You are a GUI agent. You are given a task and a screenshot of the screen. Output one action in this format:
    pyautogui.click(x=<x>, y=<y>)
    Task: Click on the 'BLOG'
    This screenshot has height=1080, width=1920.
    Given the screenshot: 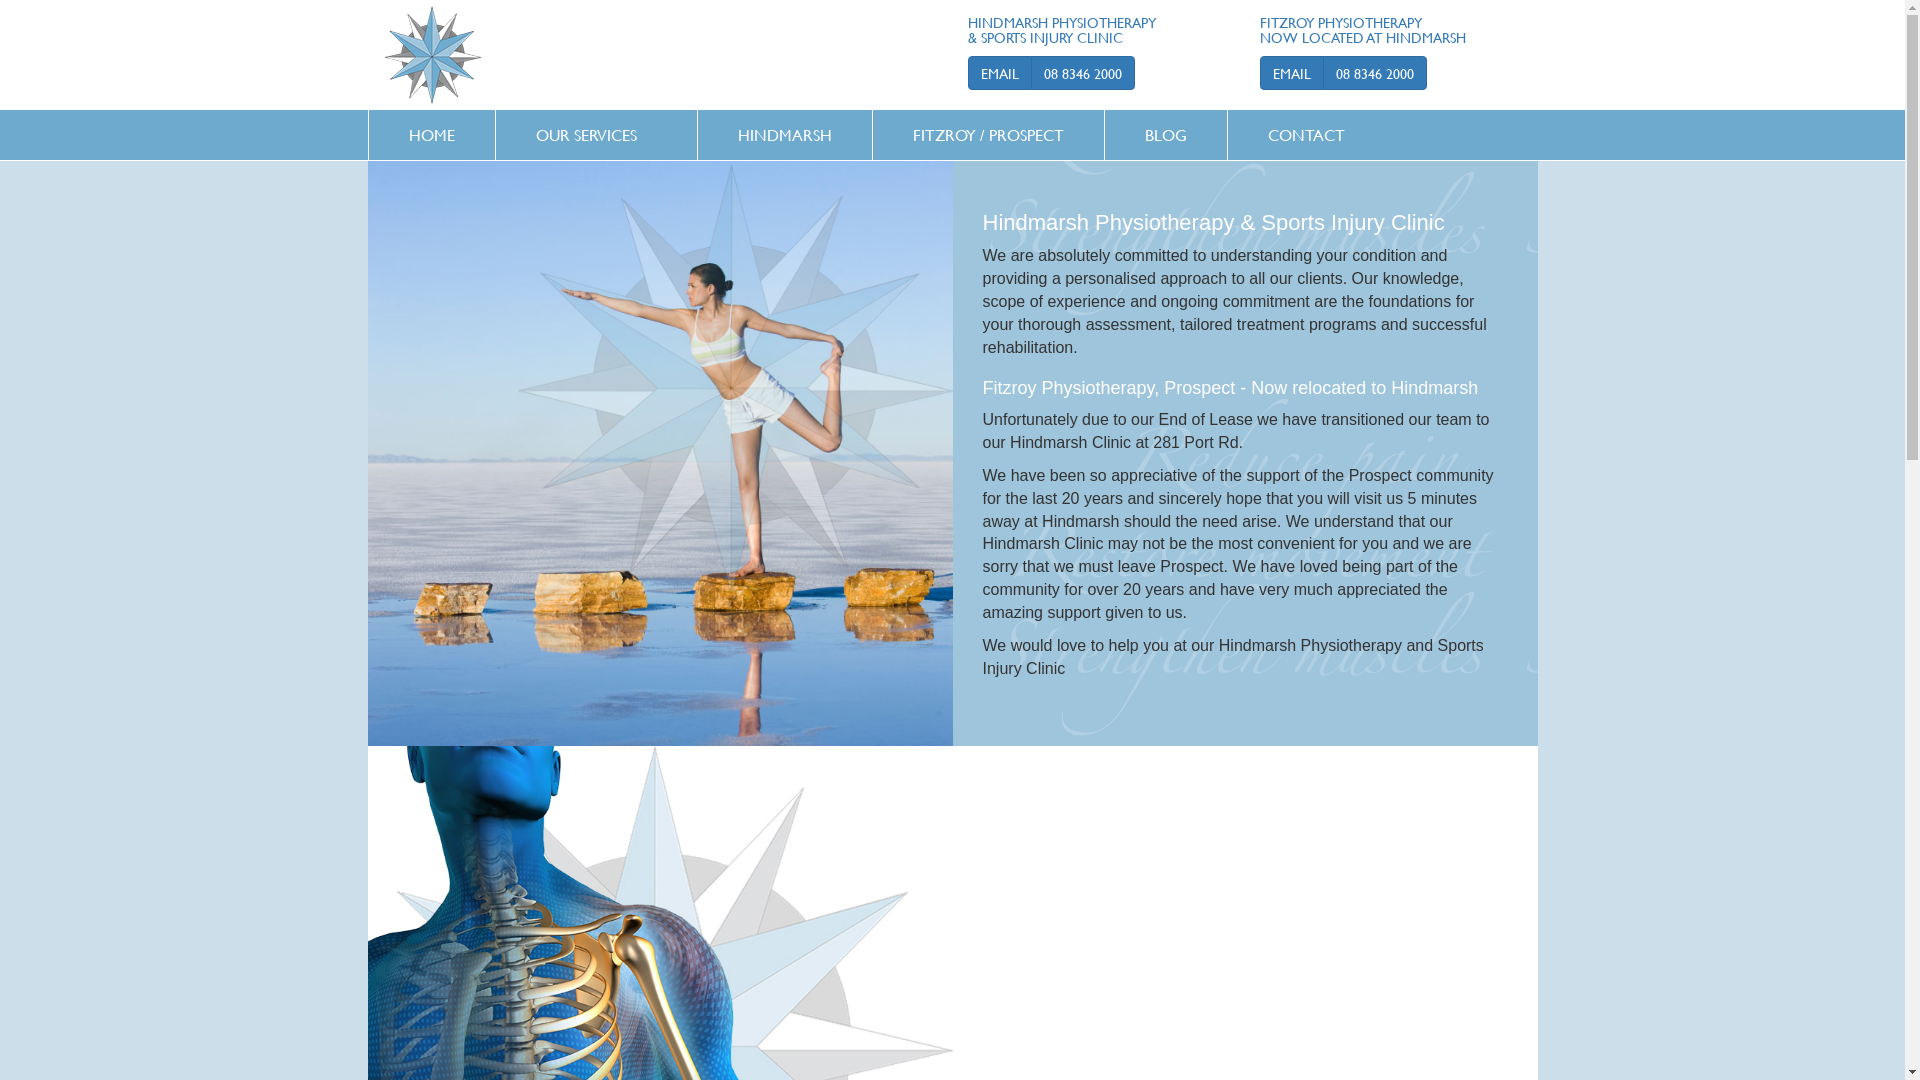 What is the action you would take?
    pyautogui.click(x=1165, y=135)
    